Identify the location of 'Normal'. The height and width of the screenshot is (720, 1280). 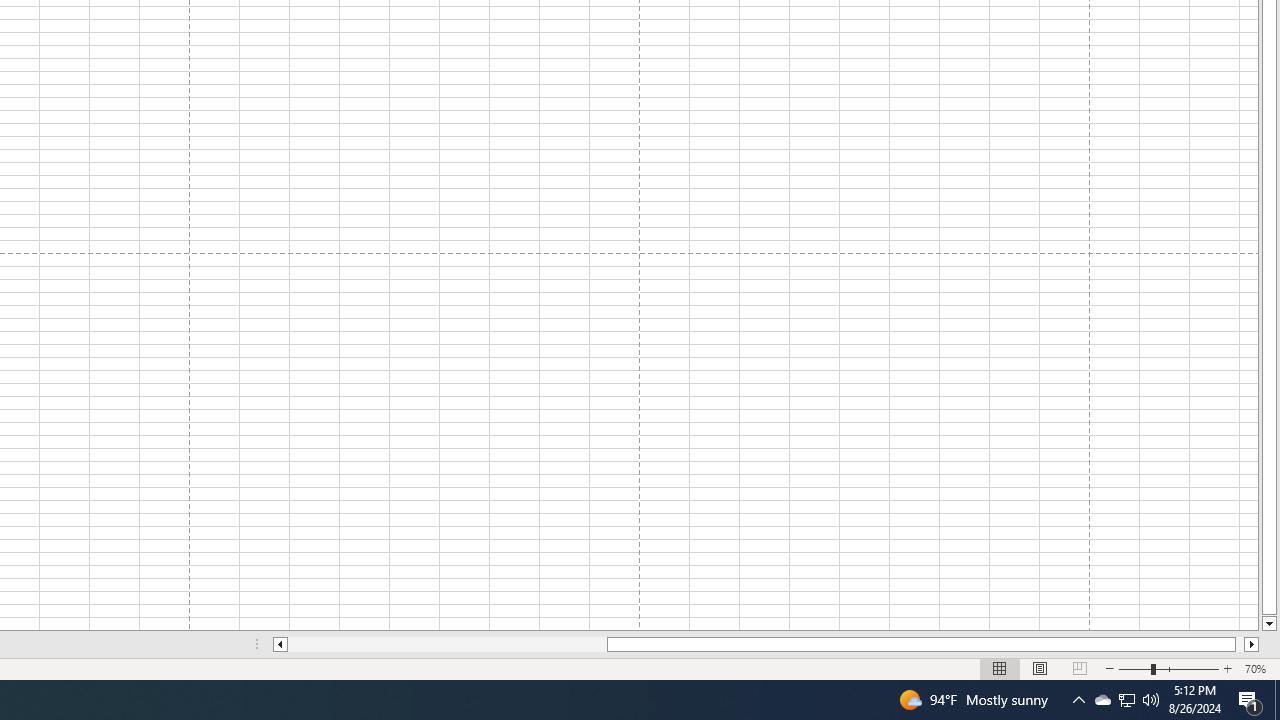
(1000, 669).